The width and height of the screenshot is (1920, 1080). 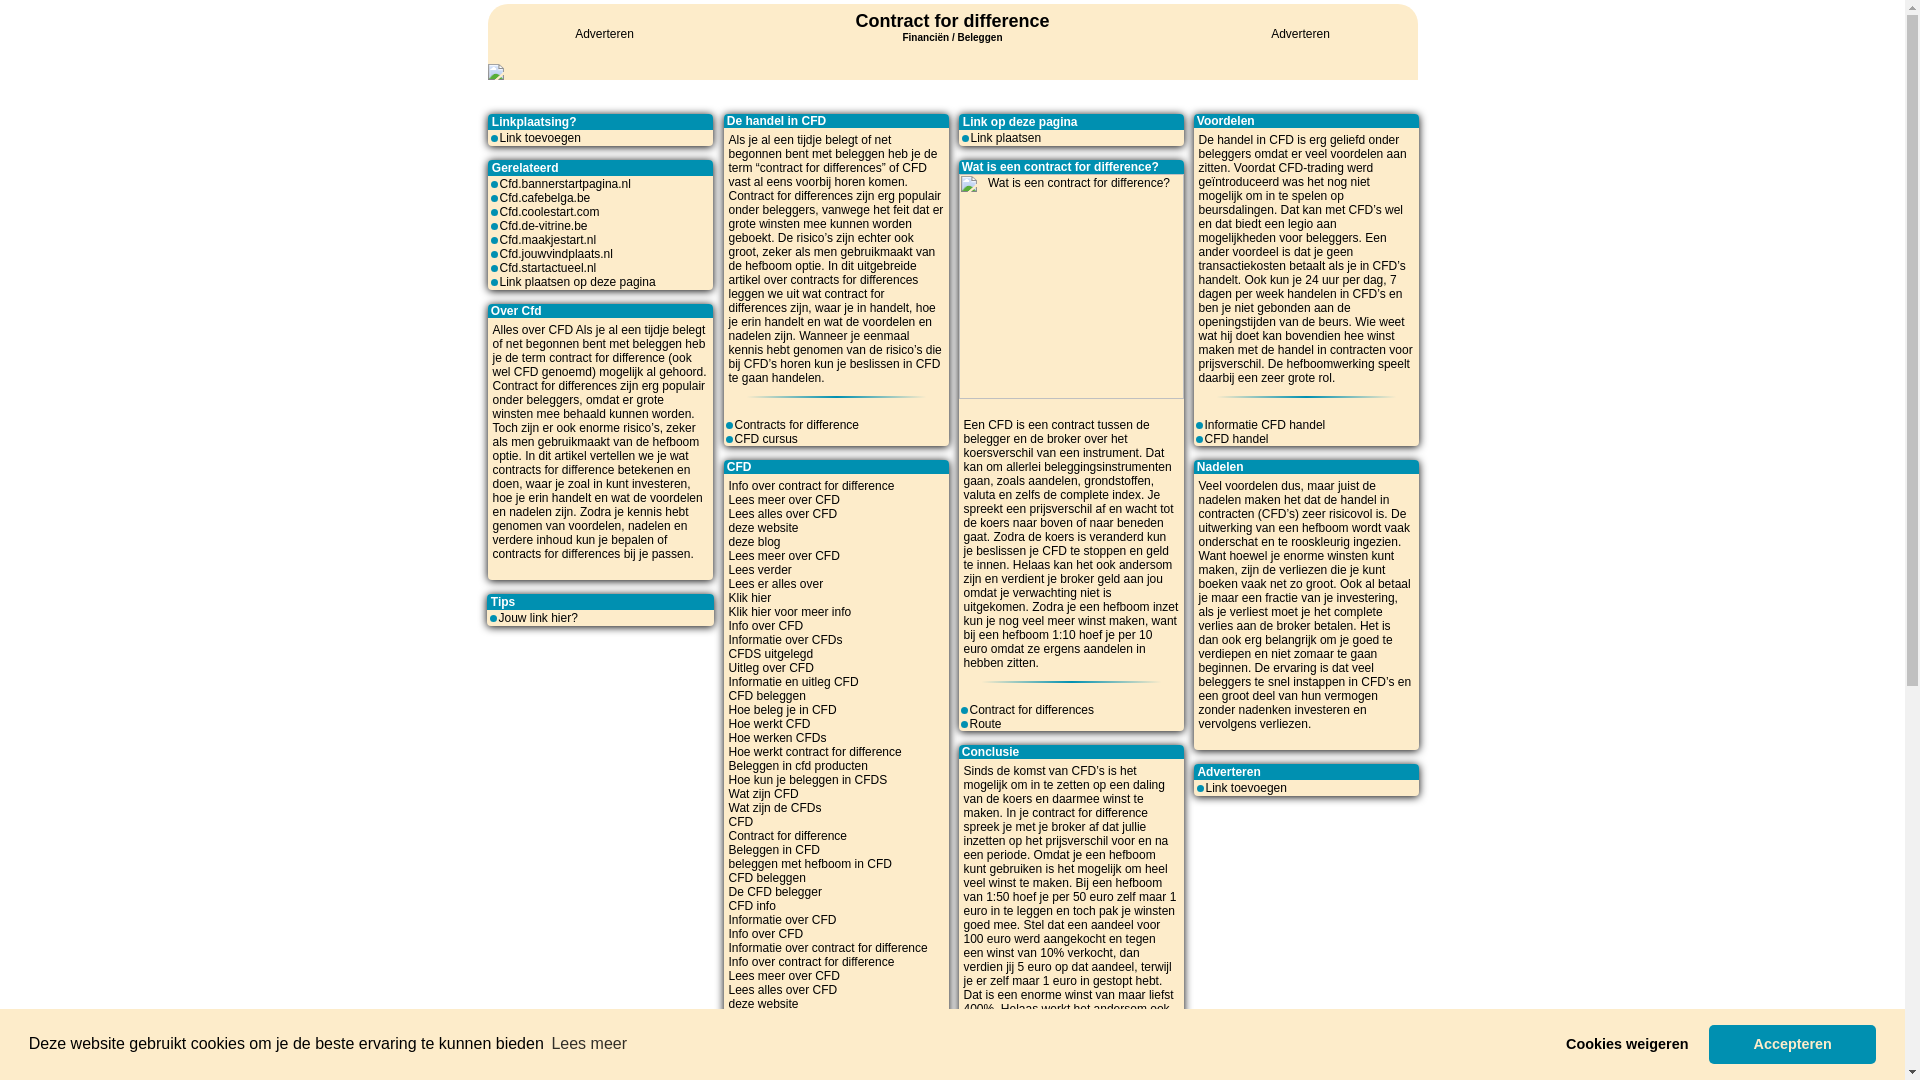 I want to click on 'Cfd.cafebelga.be', so click(x=545, y=197).